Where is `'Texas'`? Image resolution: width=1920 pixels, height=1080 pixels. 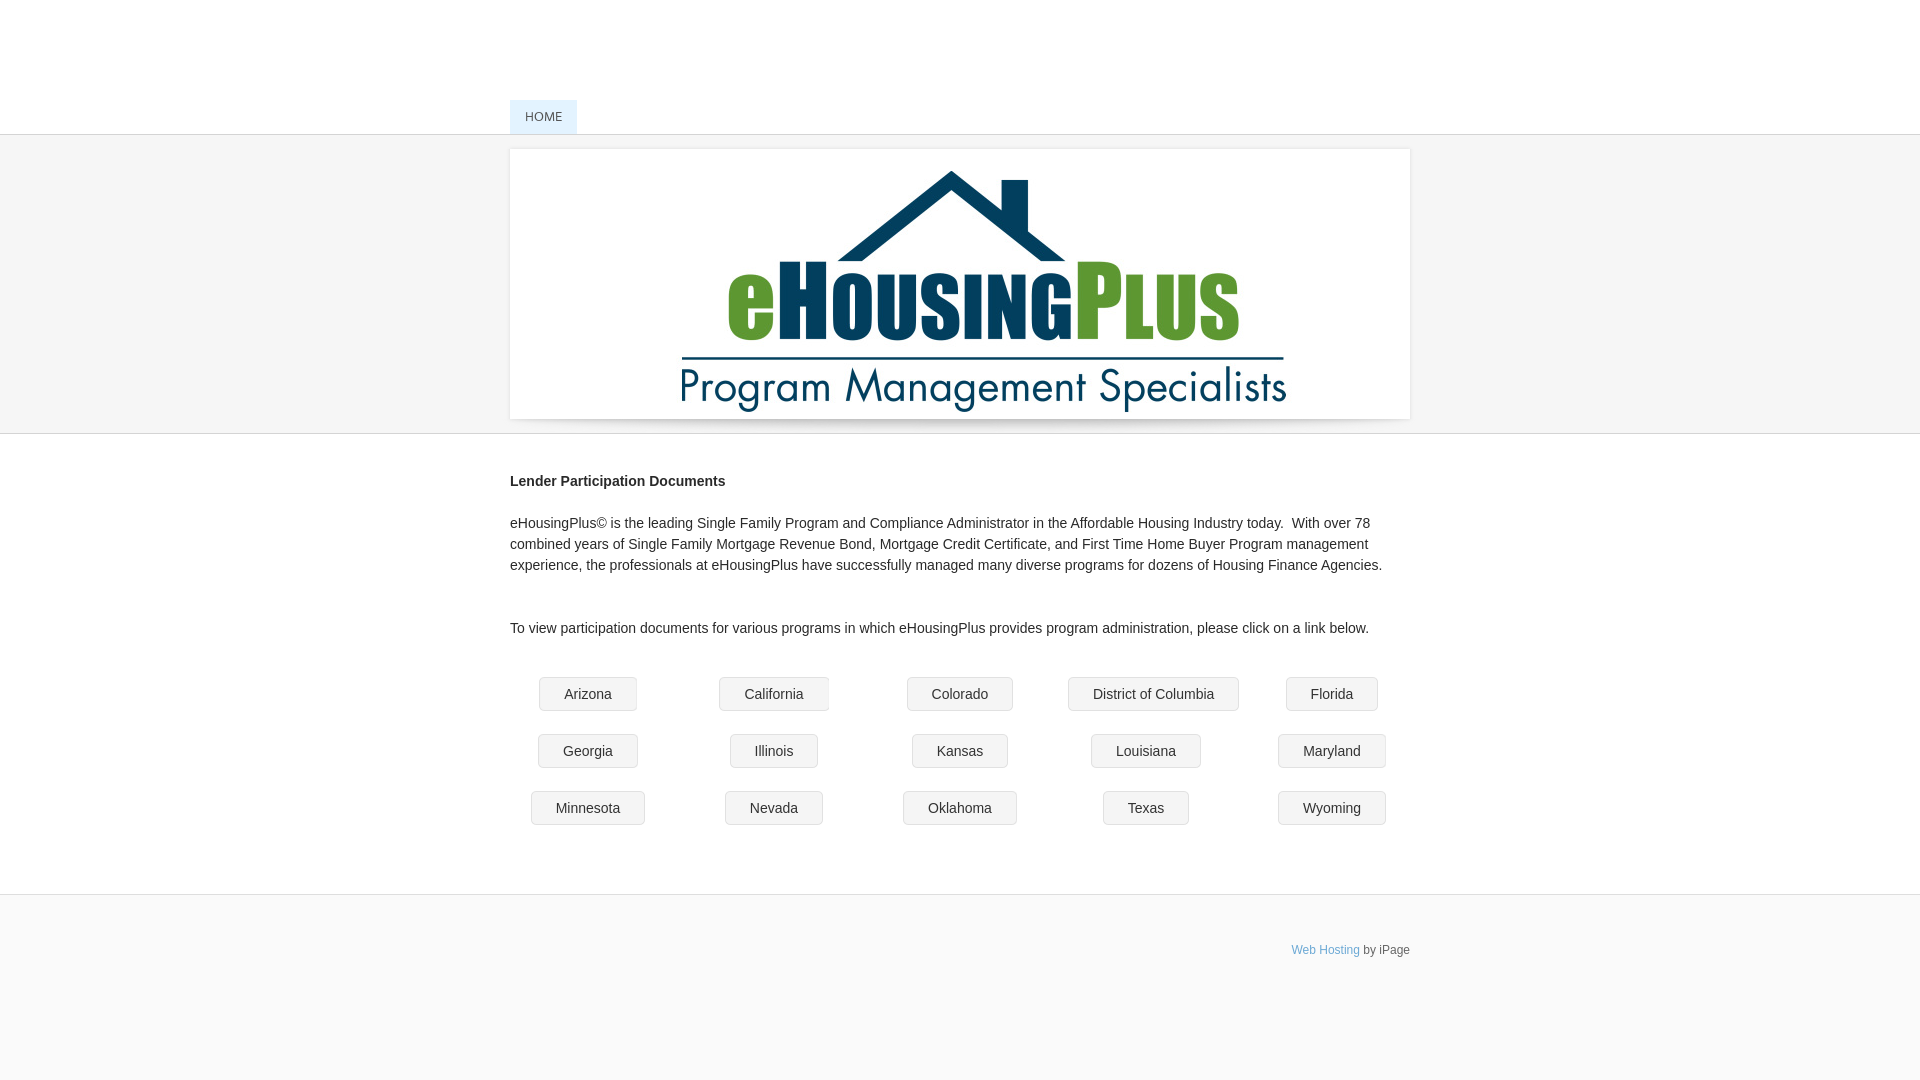 'Texas' is located at coordinates (1102, 806).